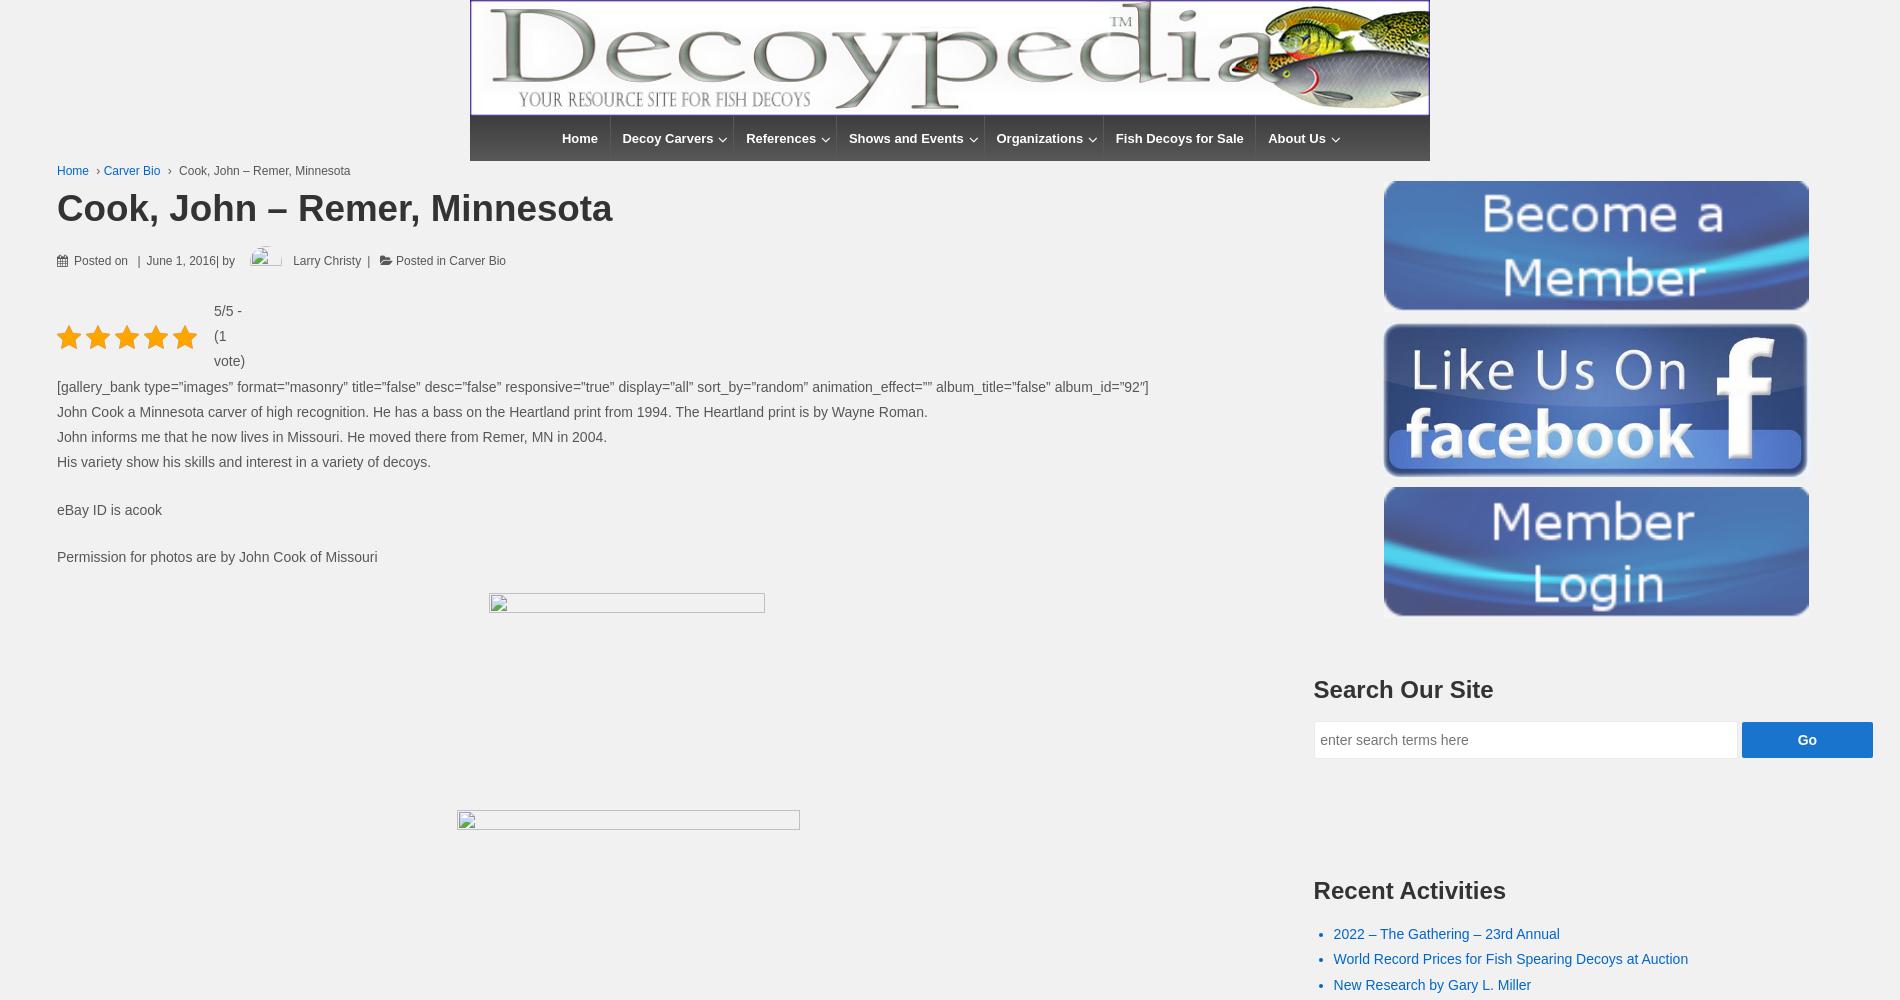  What do you see at coordinates (780, 138) in the screenshot?
I see `'References'` at bounding box center [780, 138].